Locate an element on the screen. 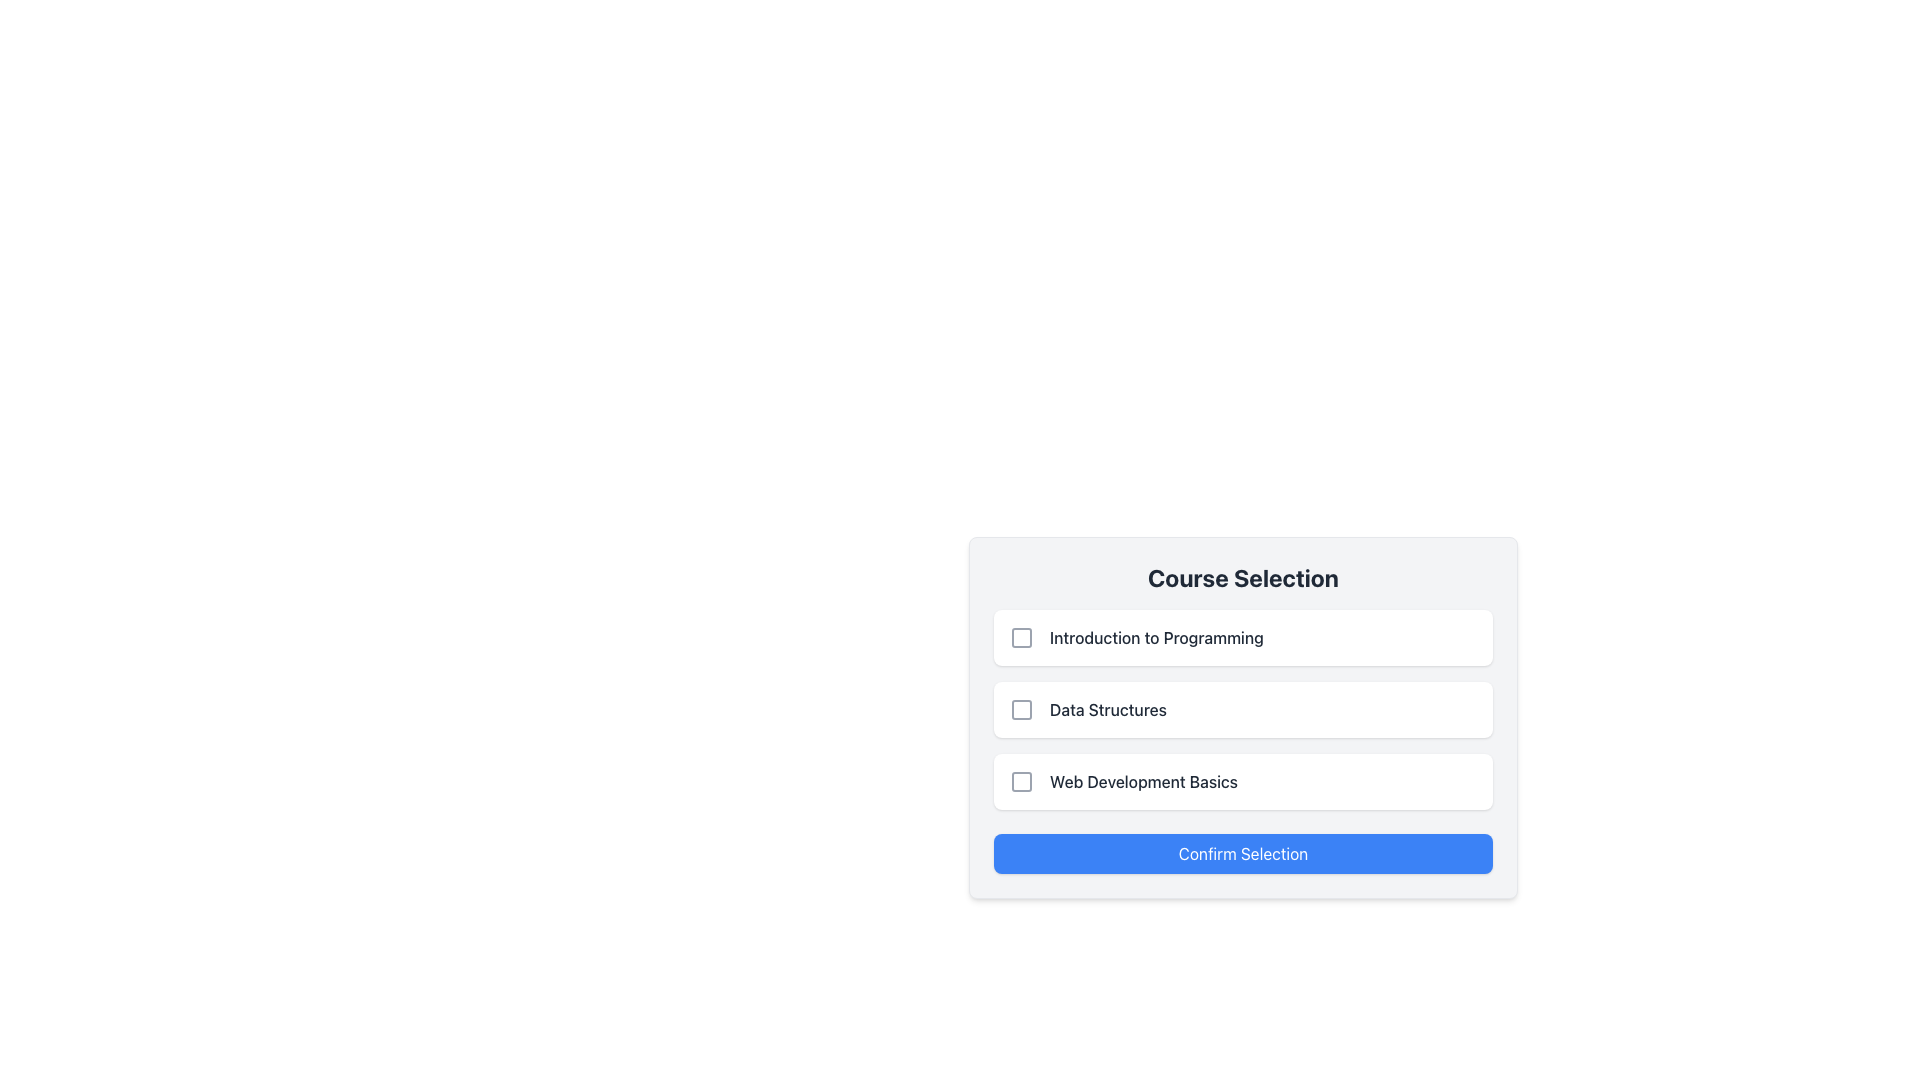 This screenshot has width=1920, height=1080. the checkboxes within the course selection modal dialog is located at coordinates (1242, 778).